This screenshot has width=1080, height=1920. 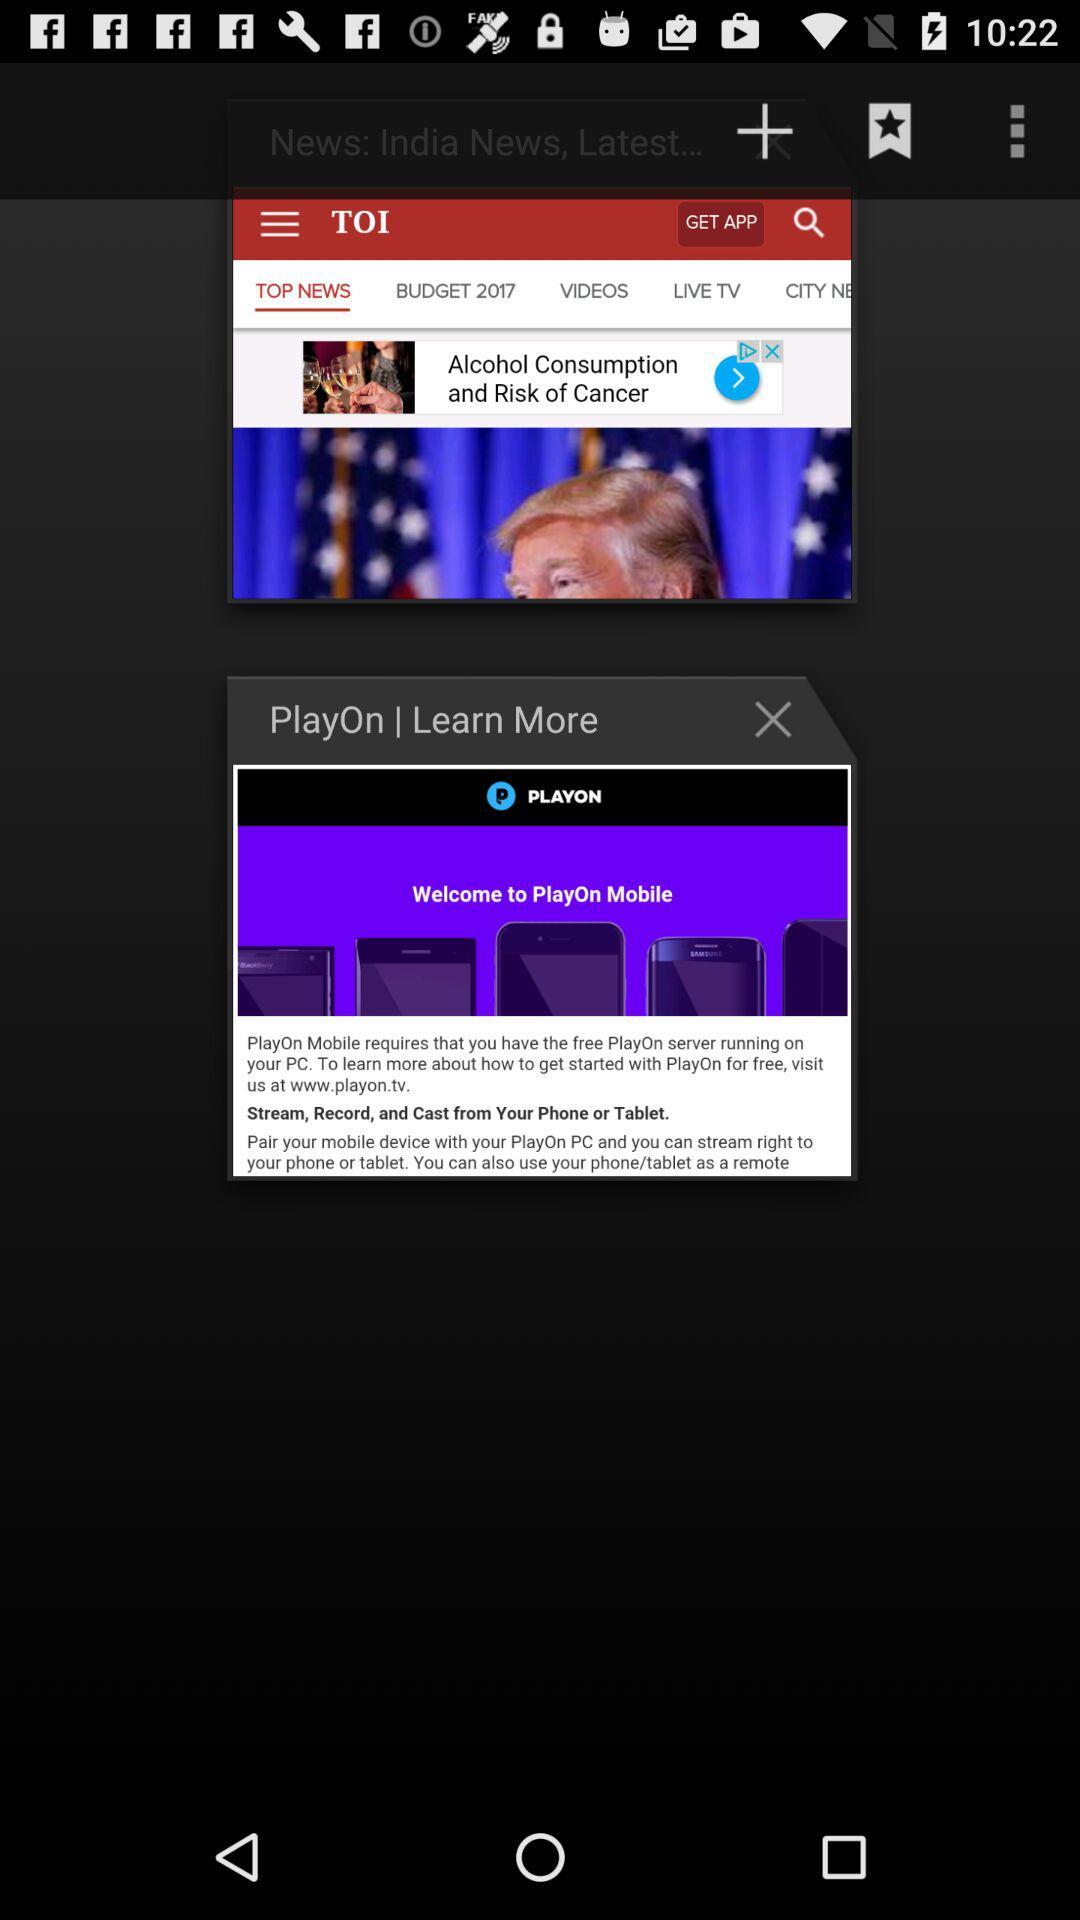 I want to click on the more icon, so click(x=1017, y=139).